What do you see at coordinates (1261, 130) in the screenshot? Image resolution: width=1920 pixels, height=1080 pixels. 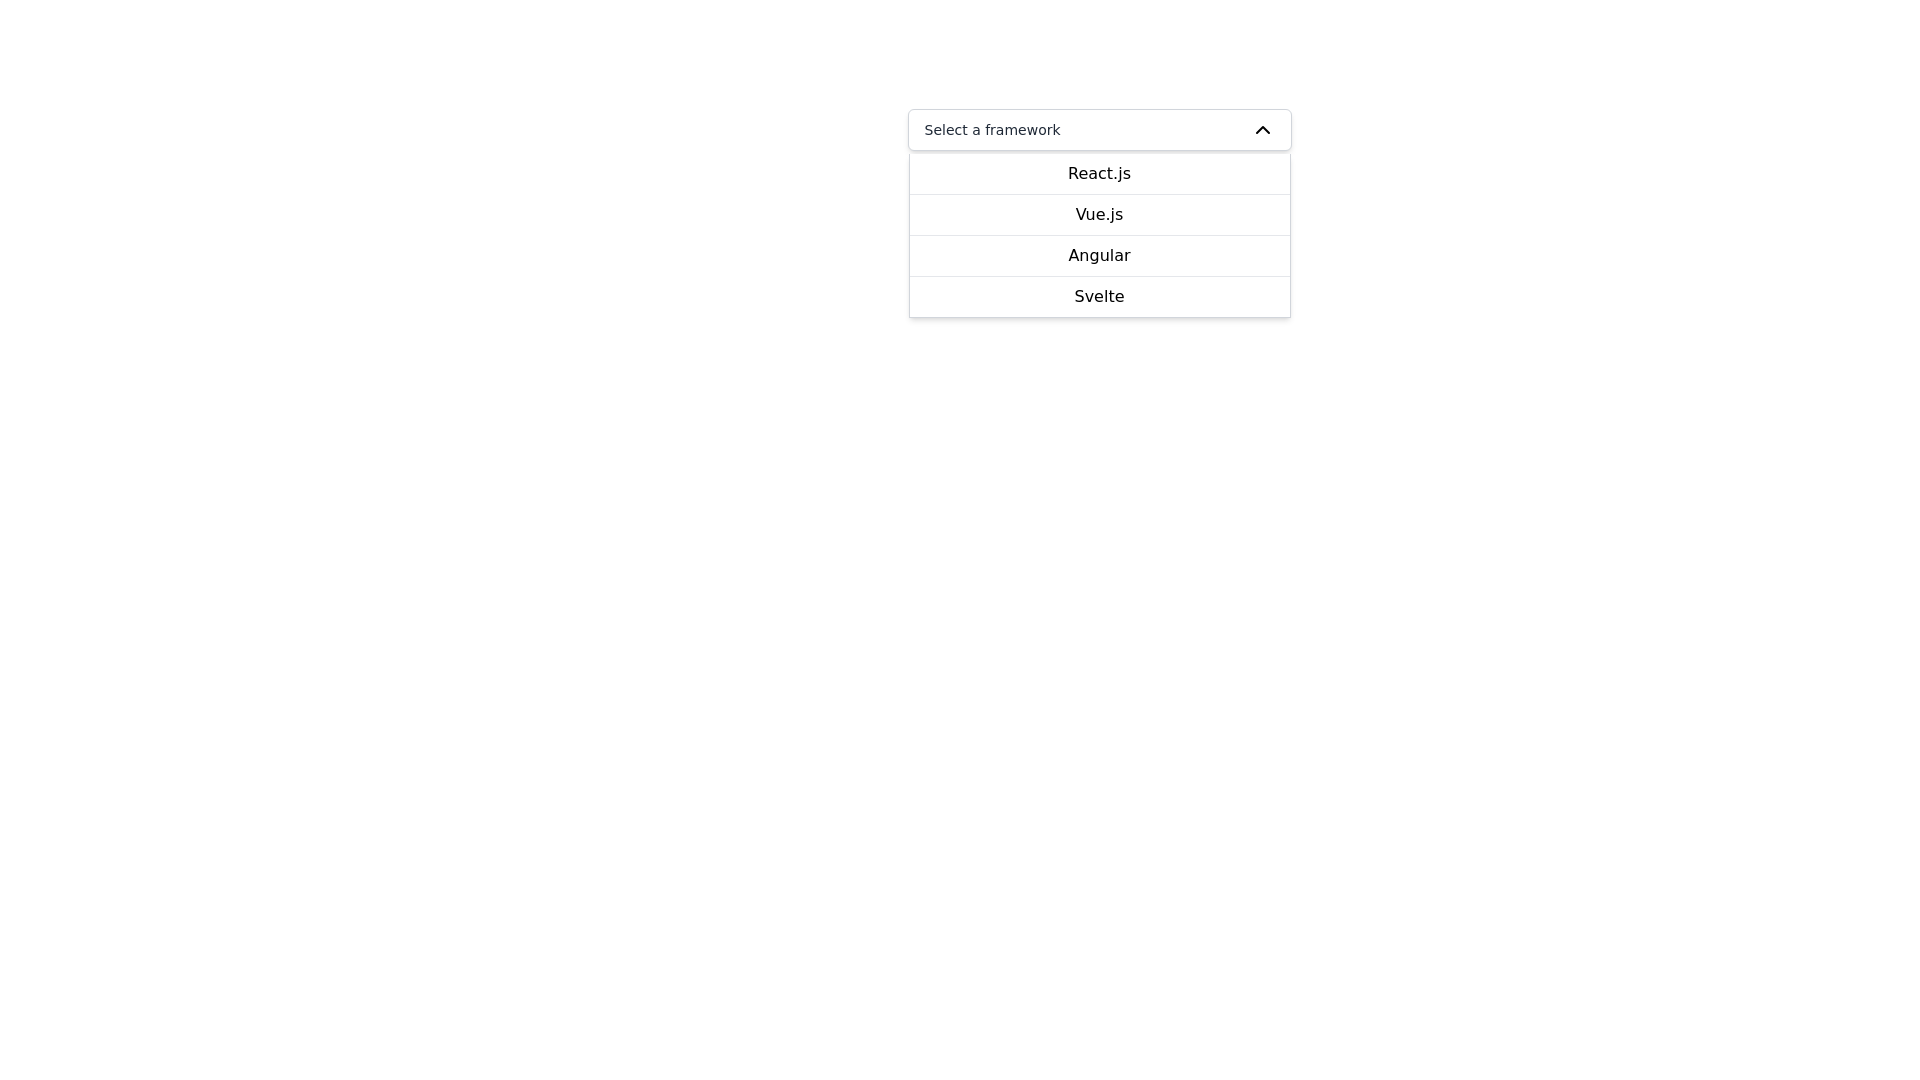 I see `the upward-pointing chevron icon button located on the right side of the 'Select a framework' dropdown menu` at bounding box center [1261, 130].